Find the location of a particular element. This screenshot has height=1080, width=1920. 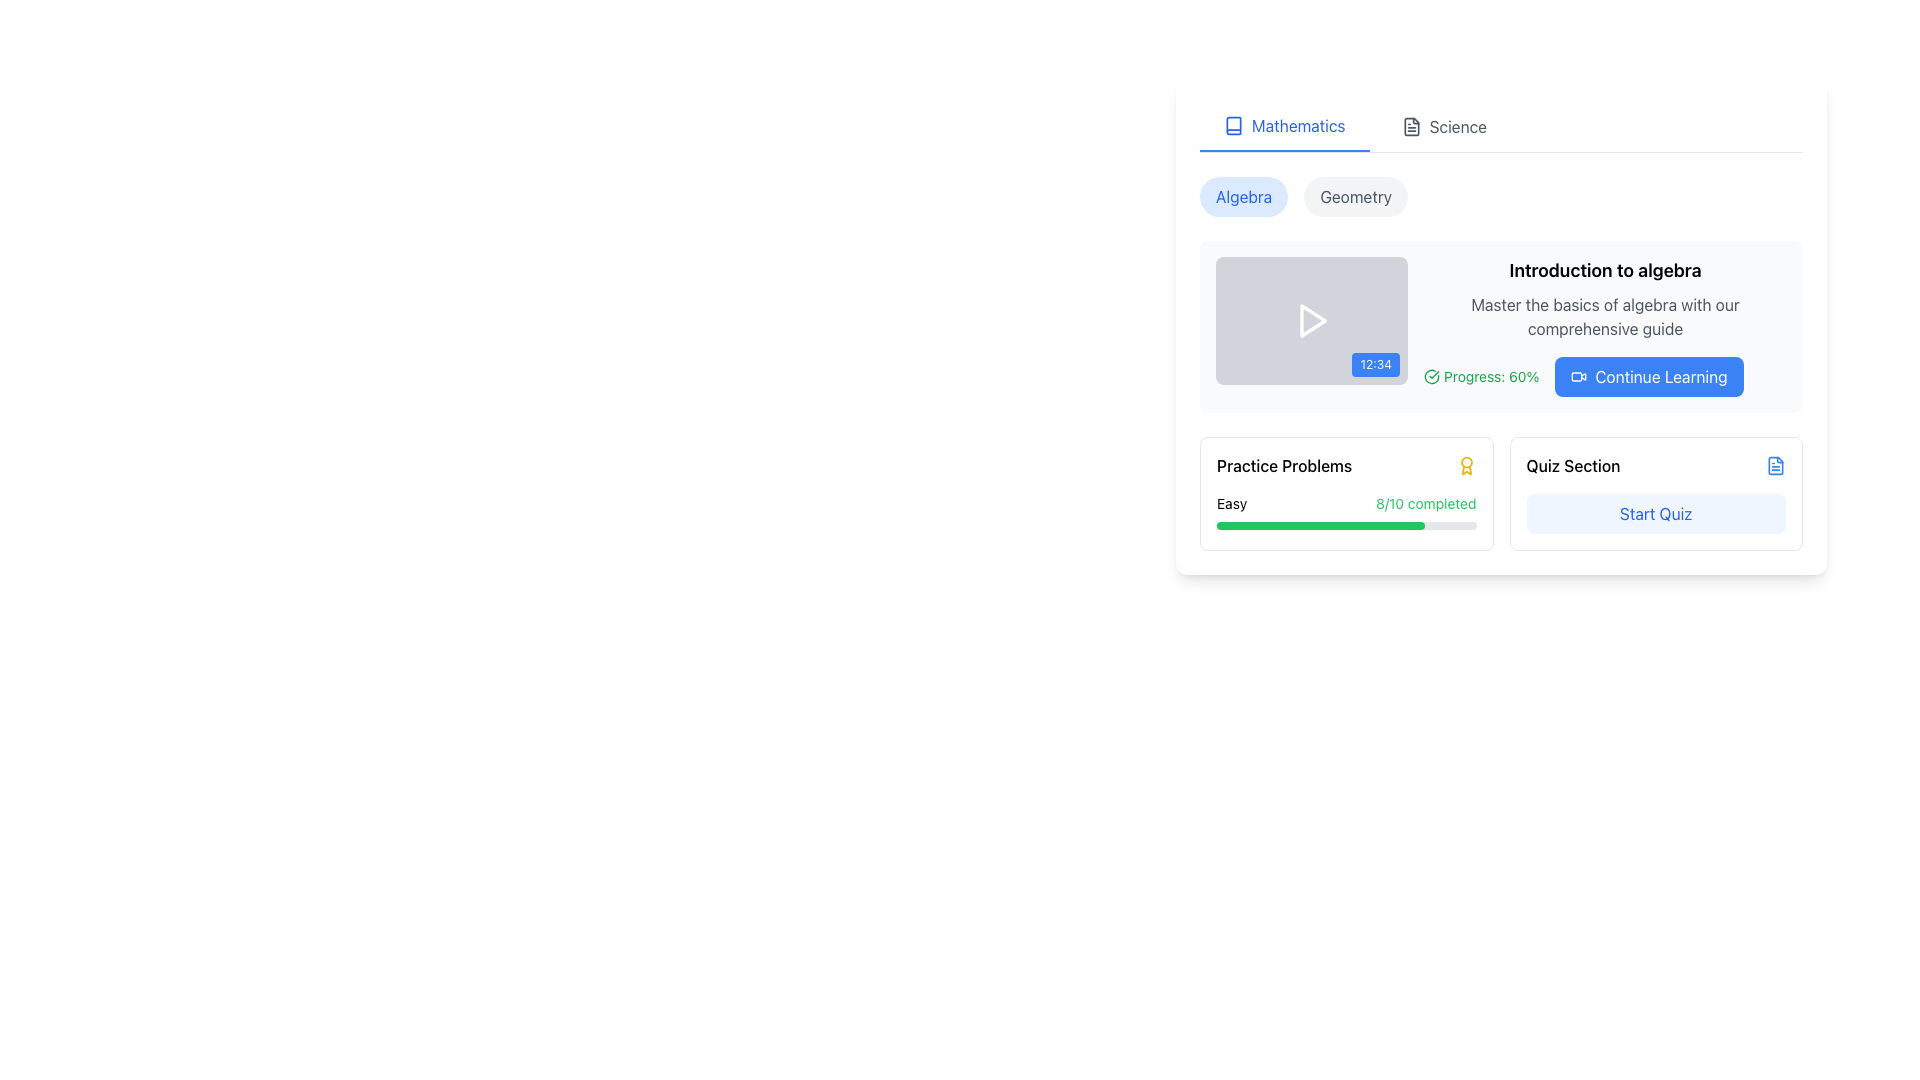

the 'Geometry' button, which is a rounded rectangular button with a light gray background and dark gray text, located to the right of the 'Algebra' button is located at coordinates (1356, 196).